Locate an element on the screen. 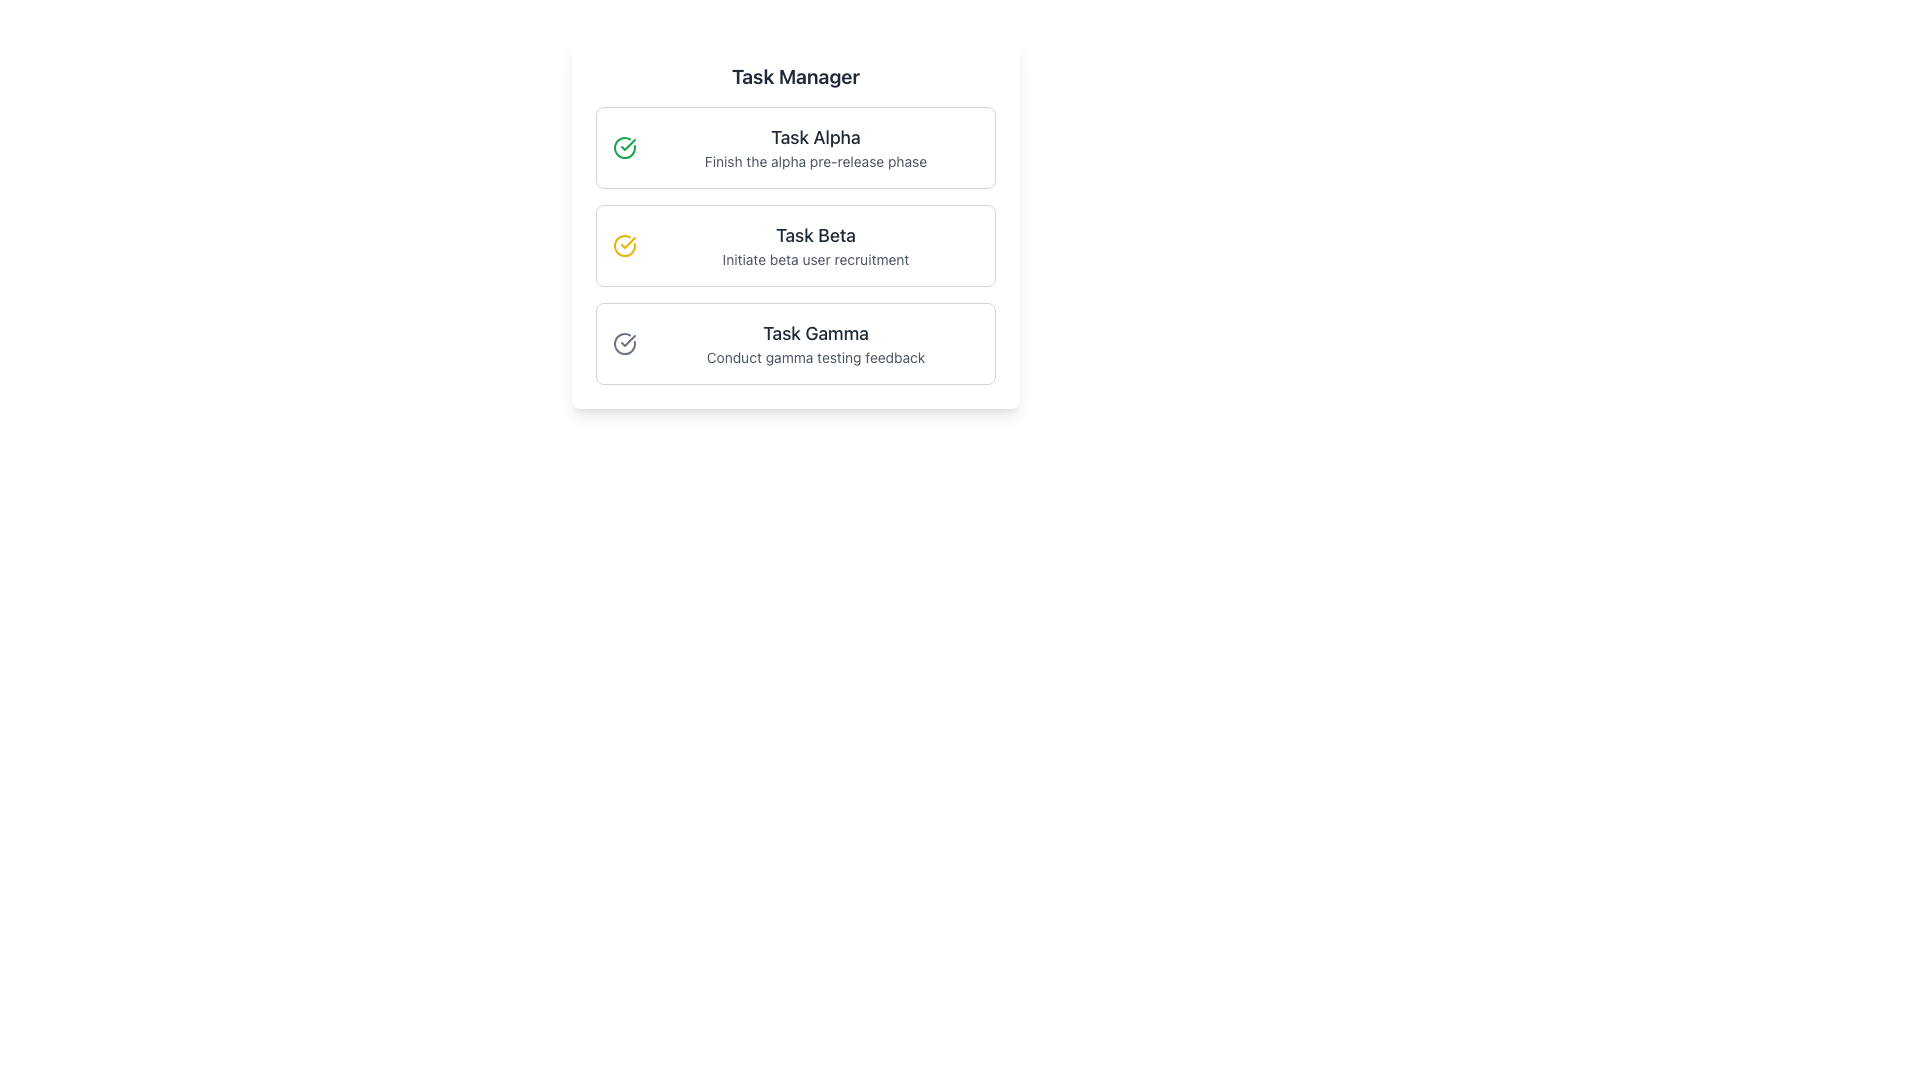 The width and height of the screenshot is (1920, 1080). the circular gray icon with a checkmark inside, located to the left of the 'Task Gamma' text, to interact with it is located at coordinates (623, 342).